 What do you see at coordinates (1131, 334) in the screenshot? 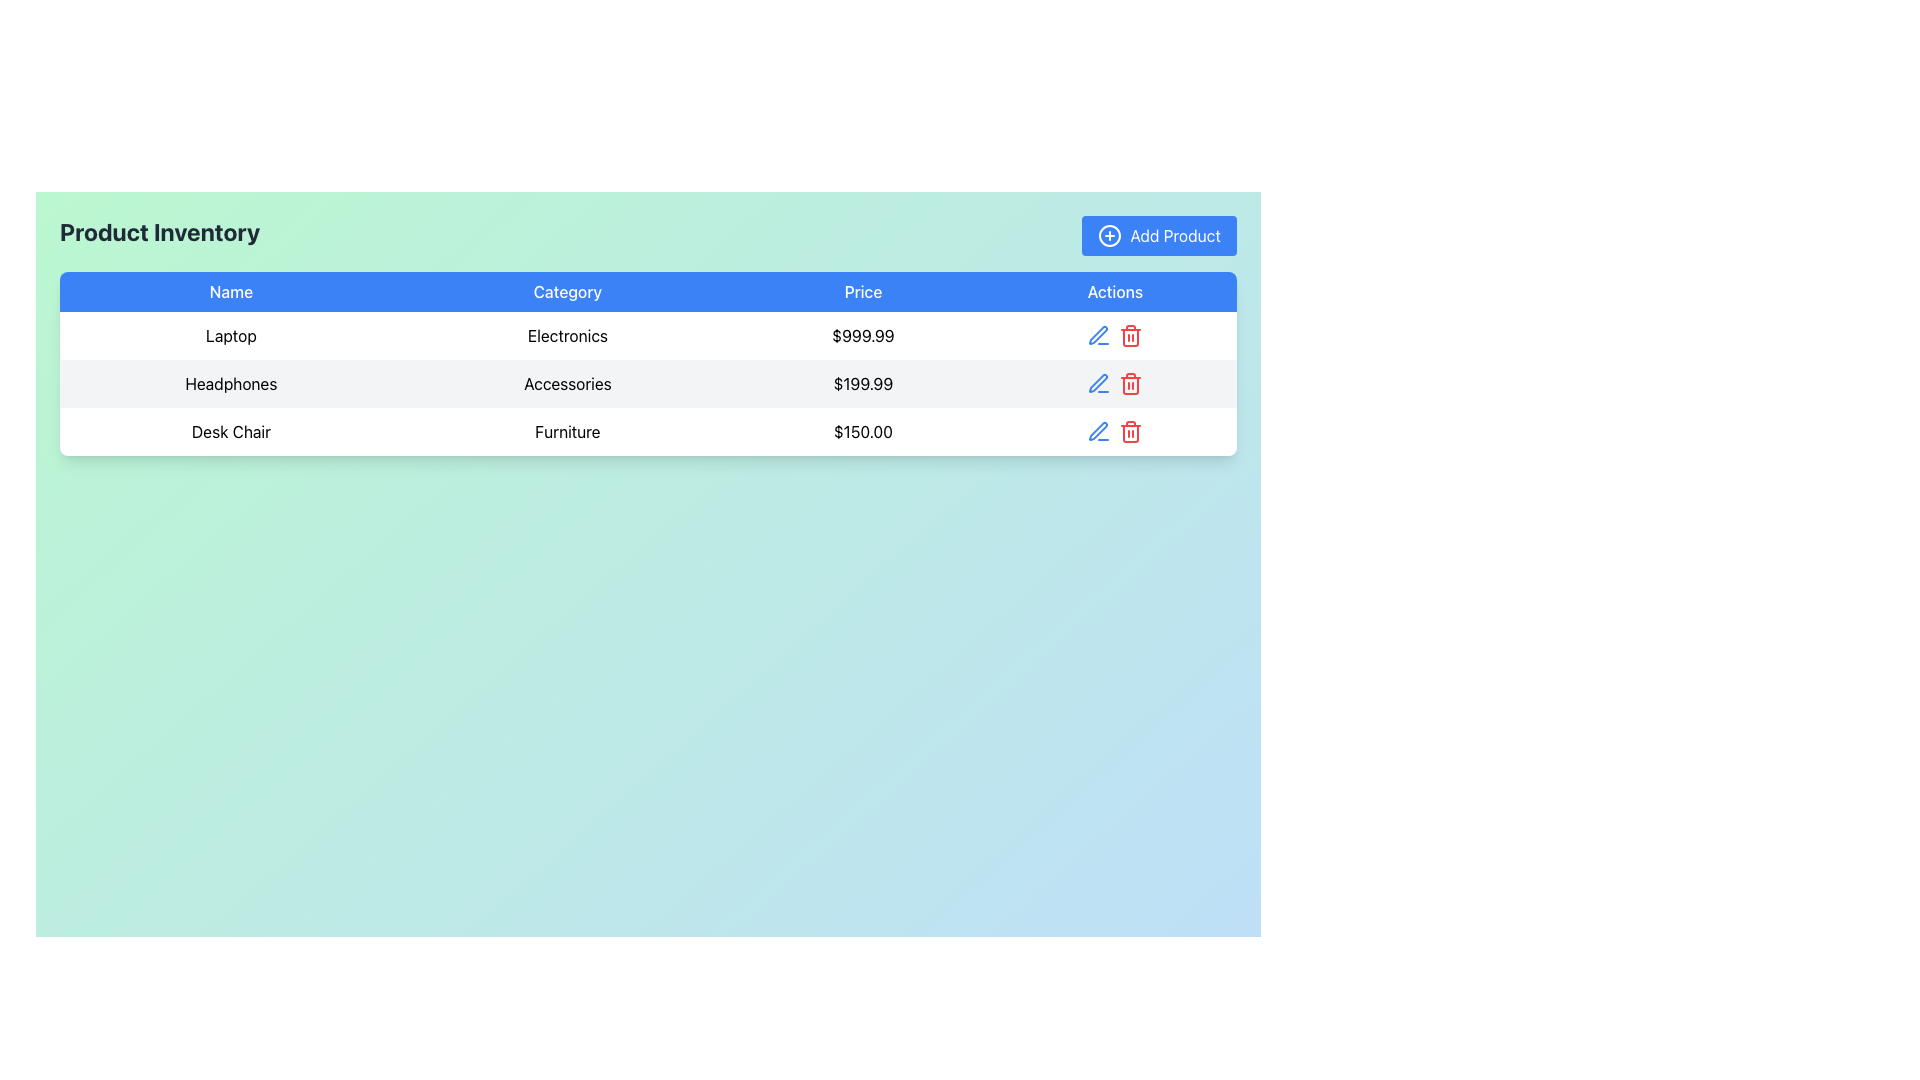
I see `the trash icon button styled in red in the 'Actions' column of the top row of the table` at bounding box center [1131, 334].